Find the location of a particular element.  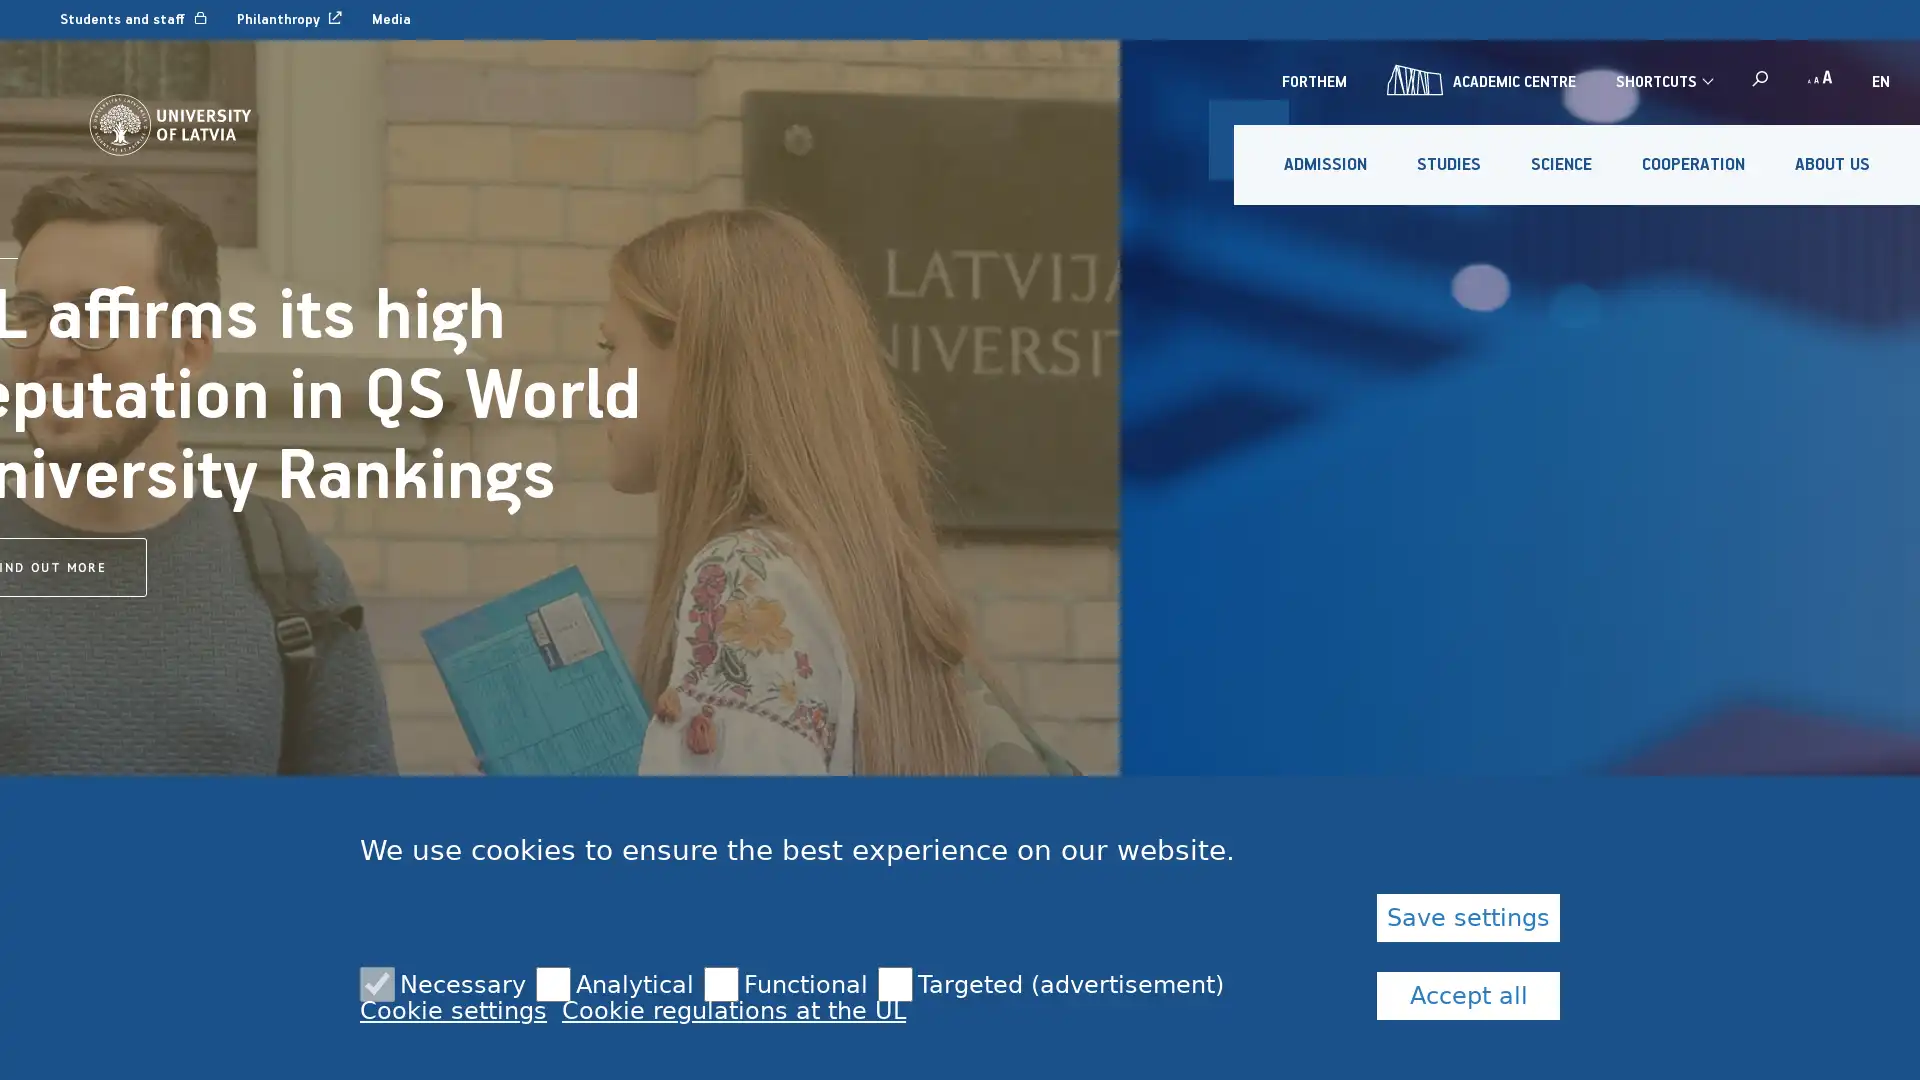

EN is located at coordinates (1880, 80).